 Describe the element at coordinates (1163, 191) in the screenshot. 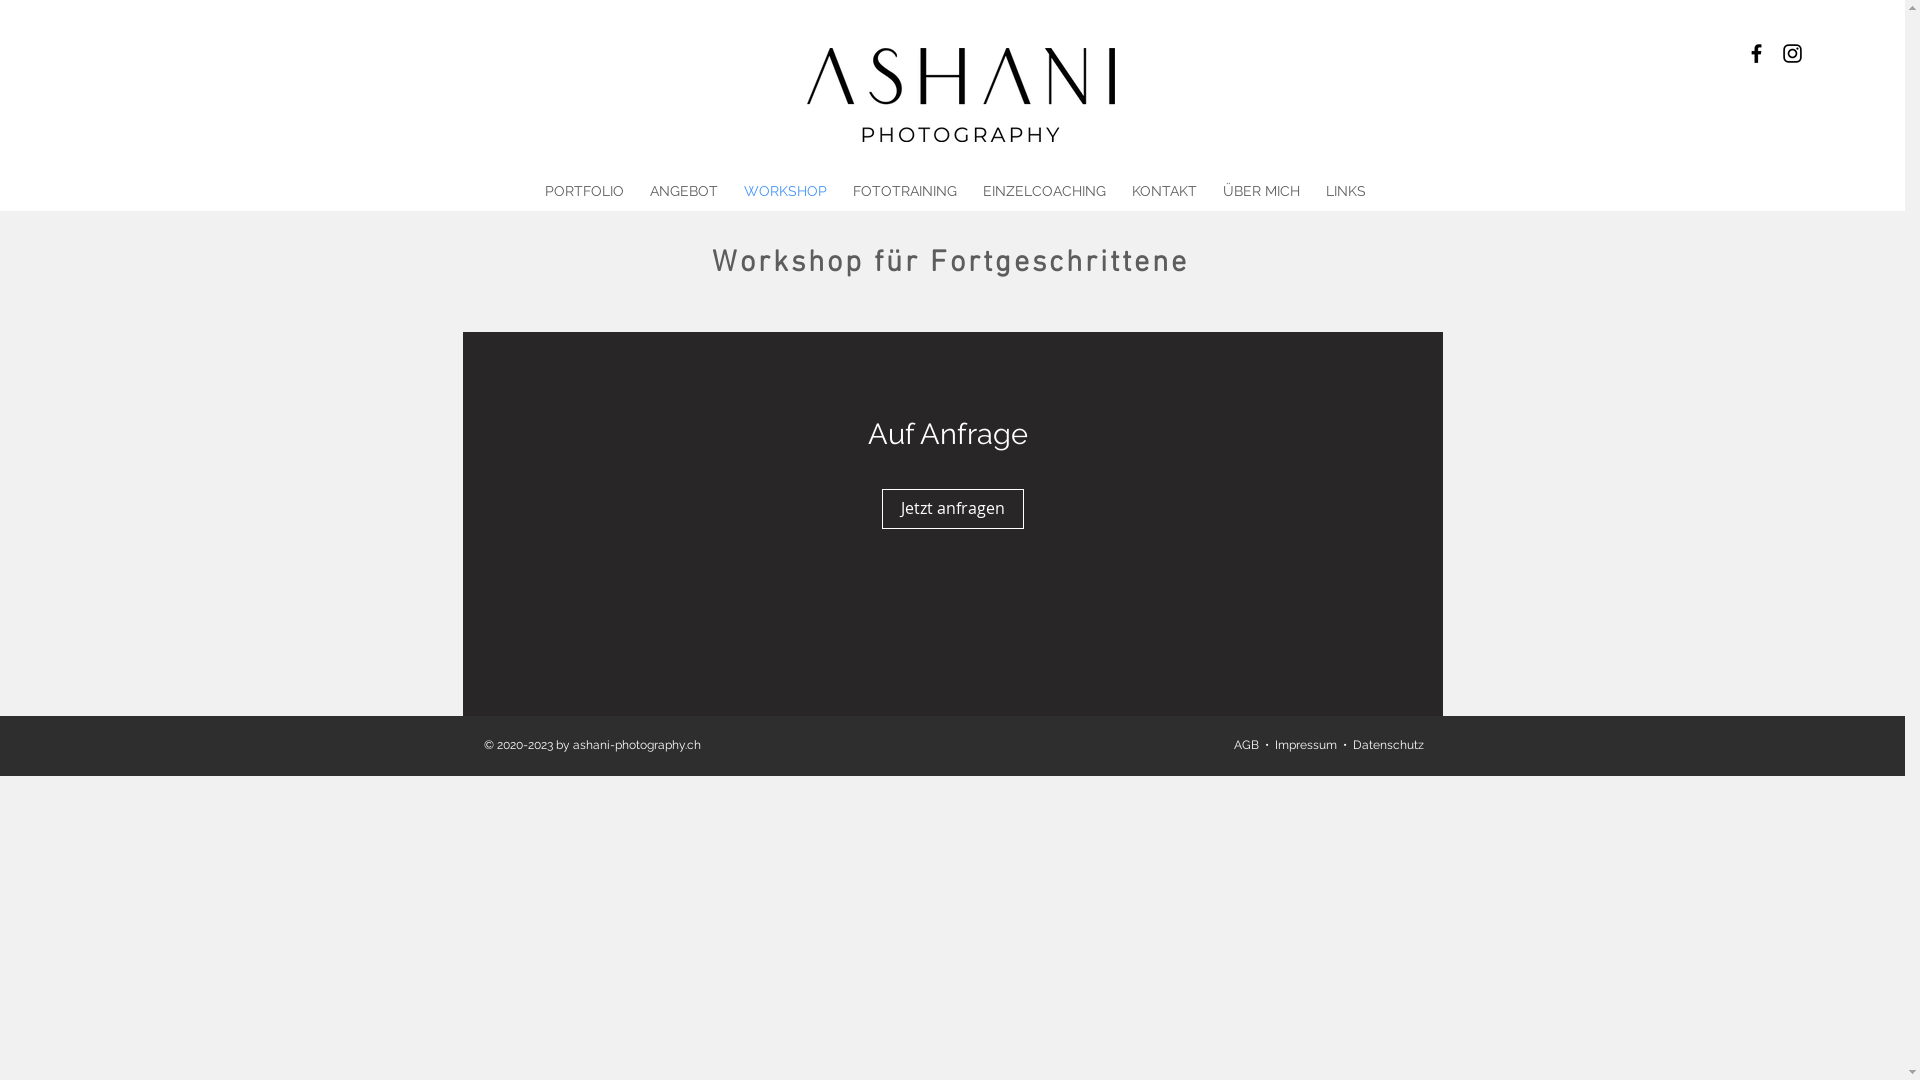

I see `'KONTAKT'` at that location.